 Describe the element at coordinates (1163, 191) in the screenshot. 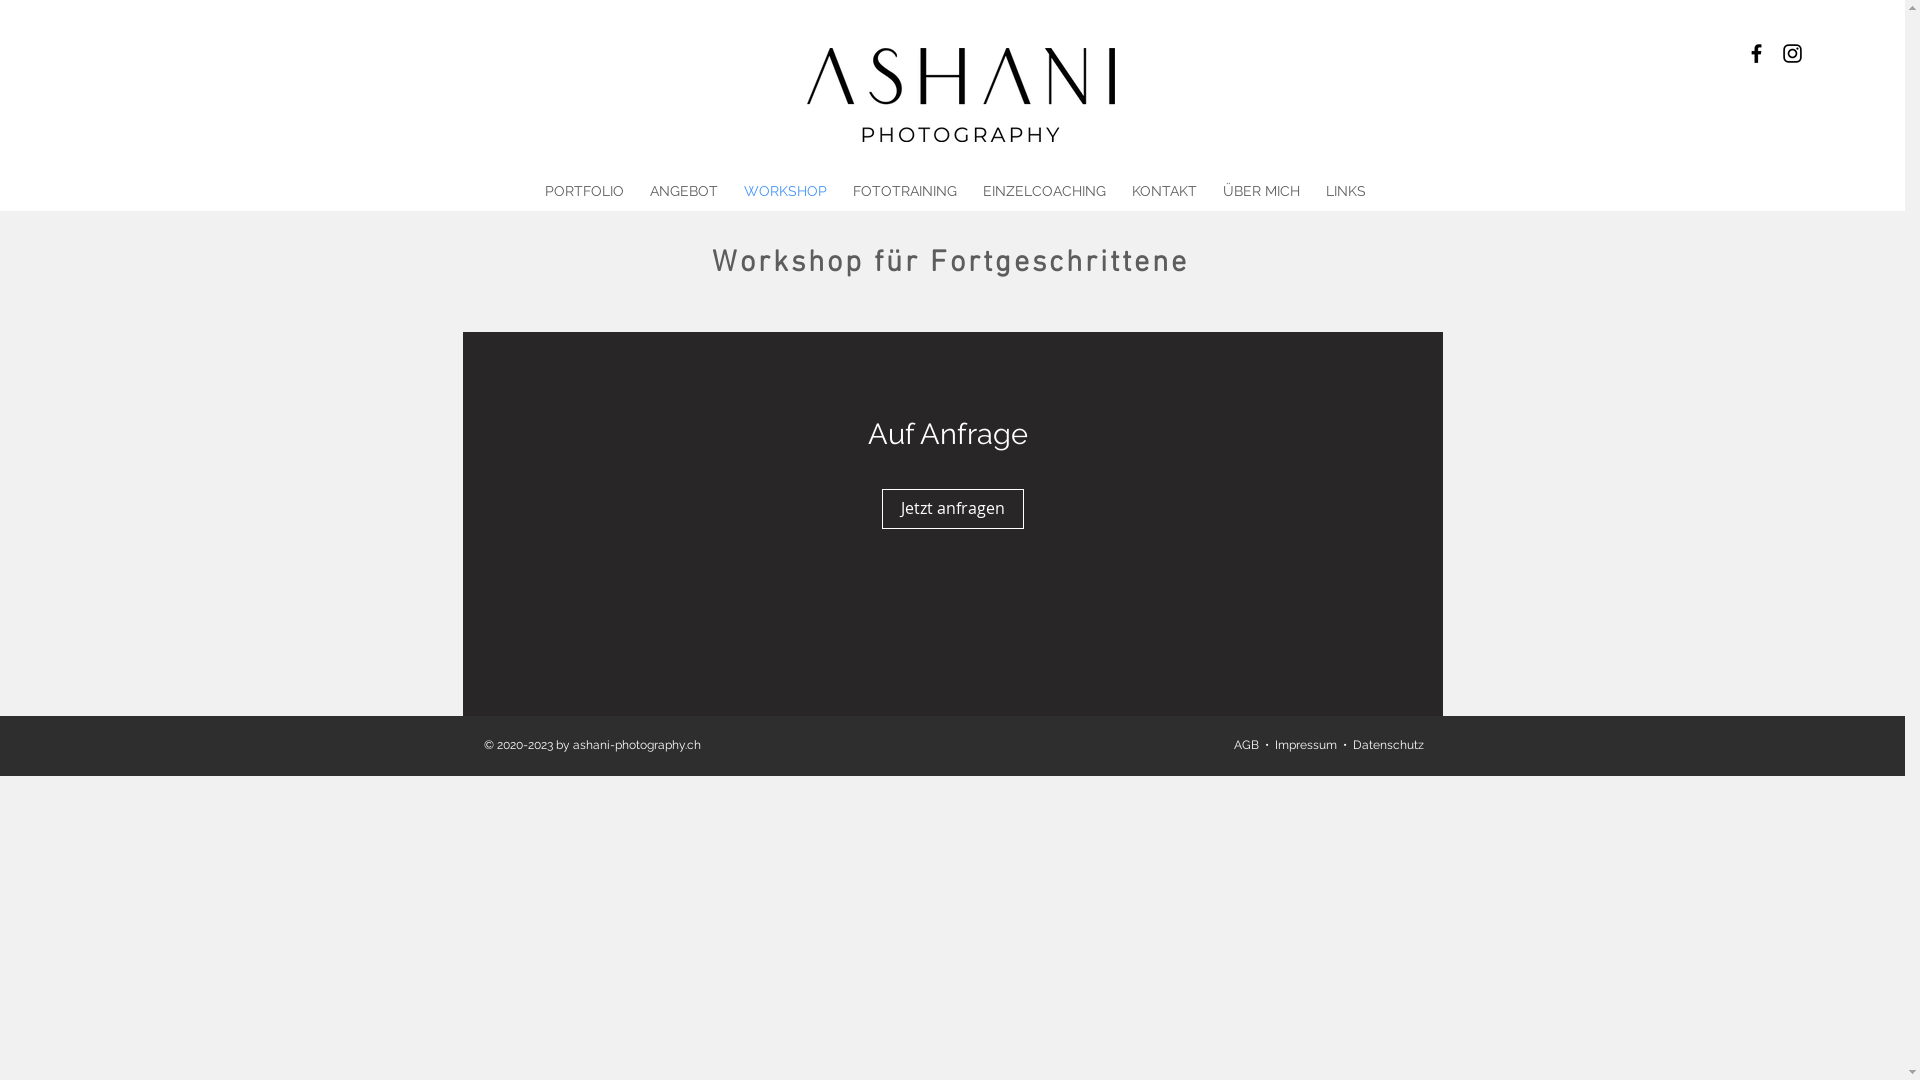

I see `'KONTAKT'` at that location.